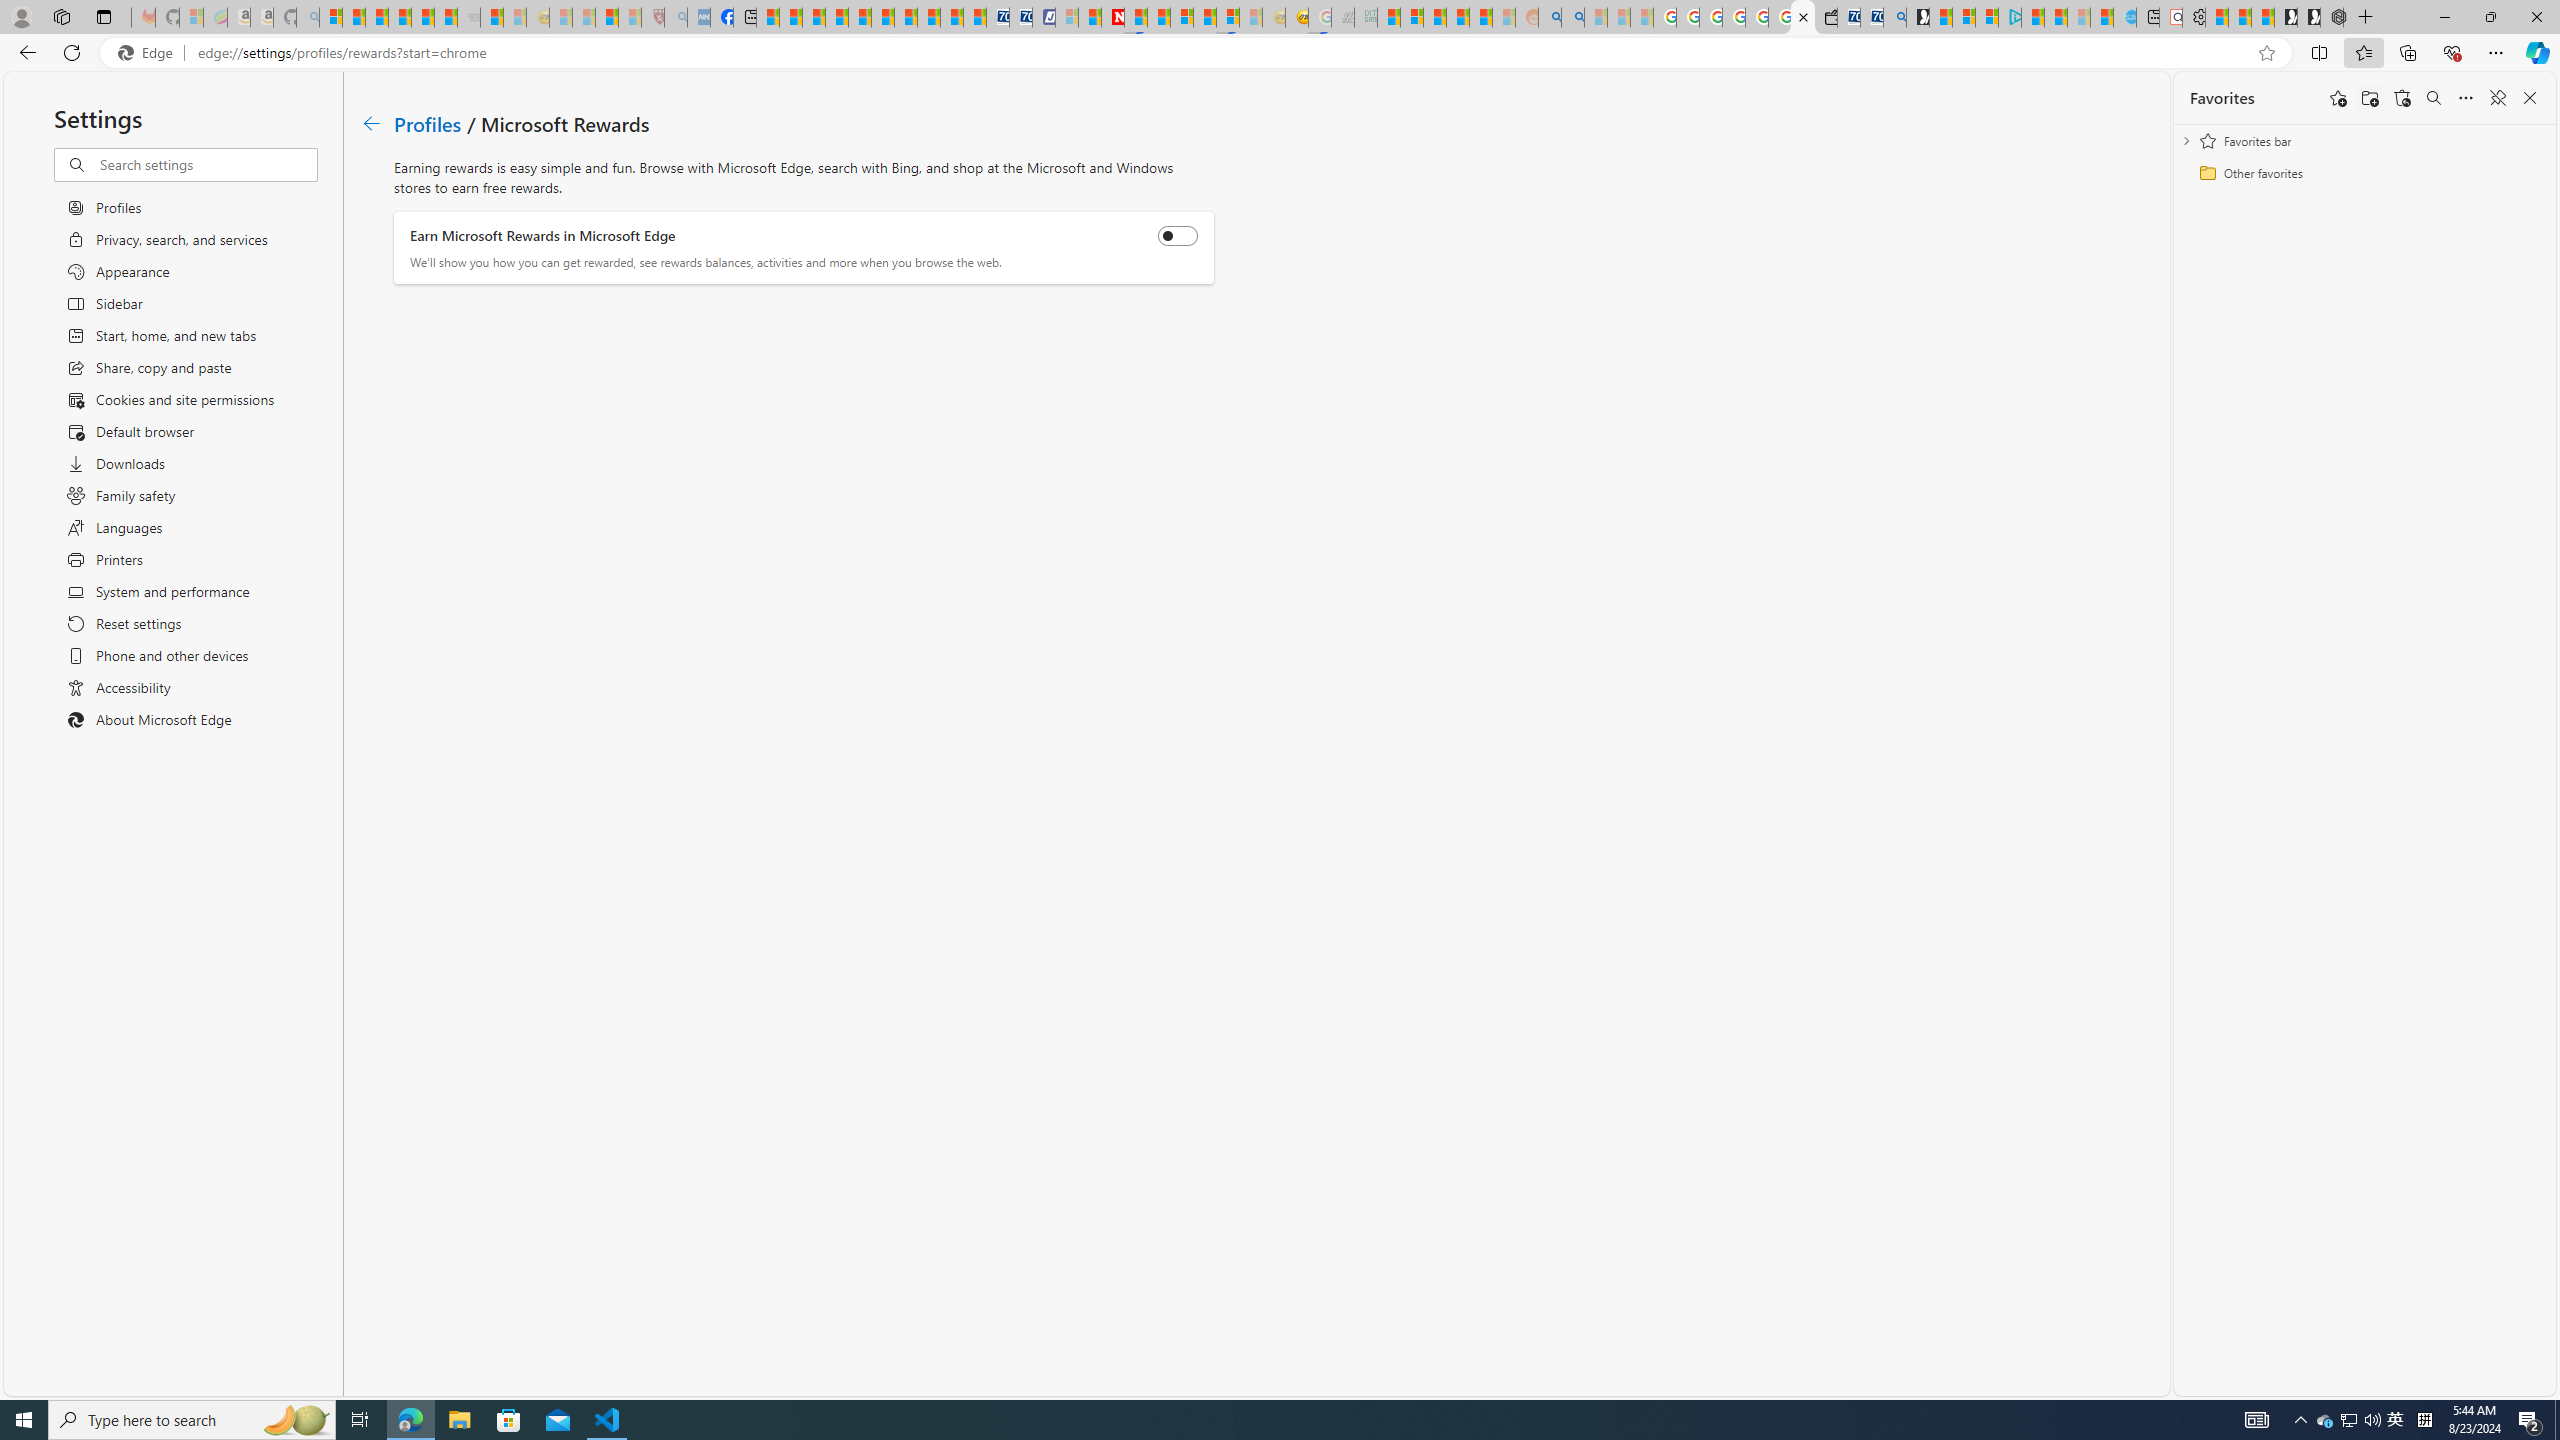 This screenshot has width=2560, height=1440. What do you see at coordinates (2368, 96) in the screenshot?
I see `'Add folder'` at bounding box center [2368, 96].